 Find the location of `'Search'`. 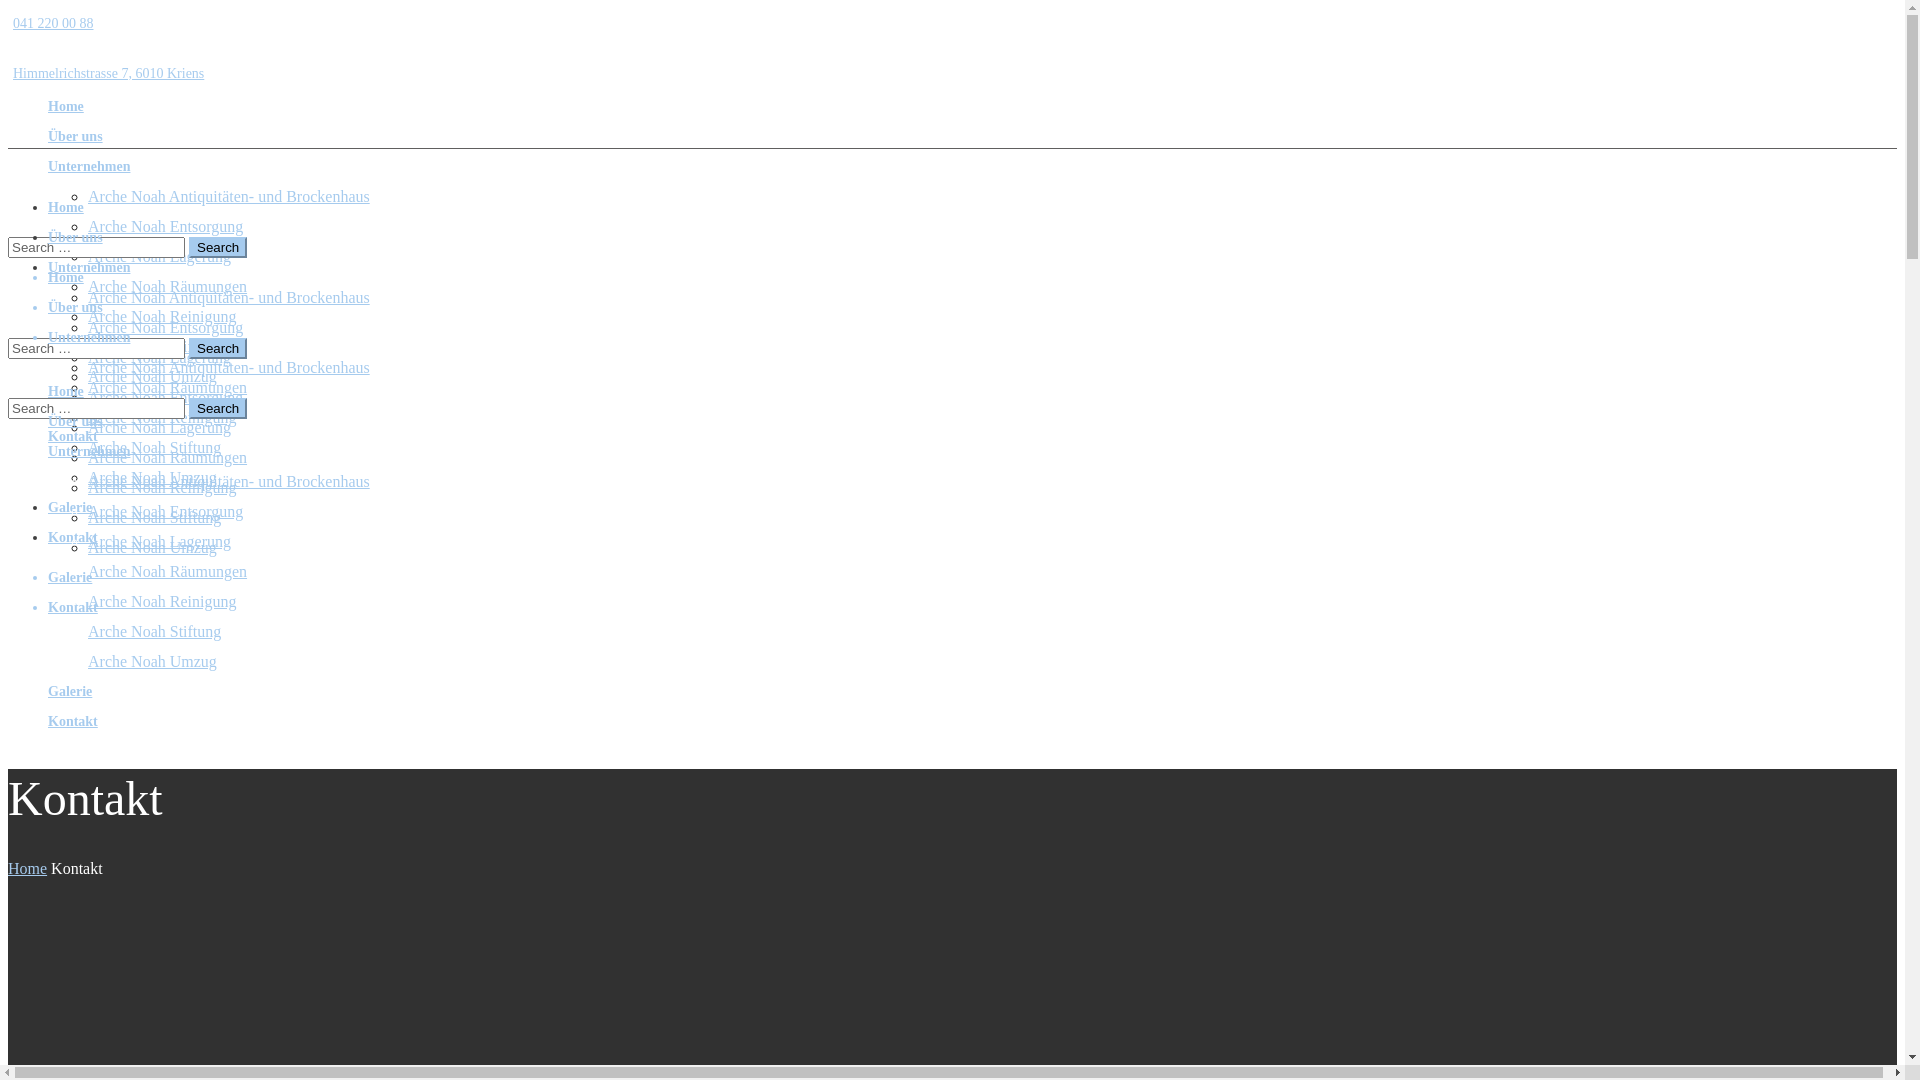

'Search' is located at coordinates (217, 347).